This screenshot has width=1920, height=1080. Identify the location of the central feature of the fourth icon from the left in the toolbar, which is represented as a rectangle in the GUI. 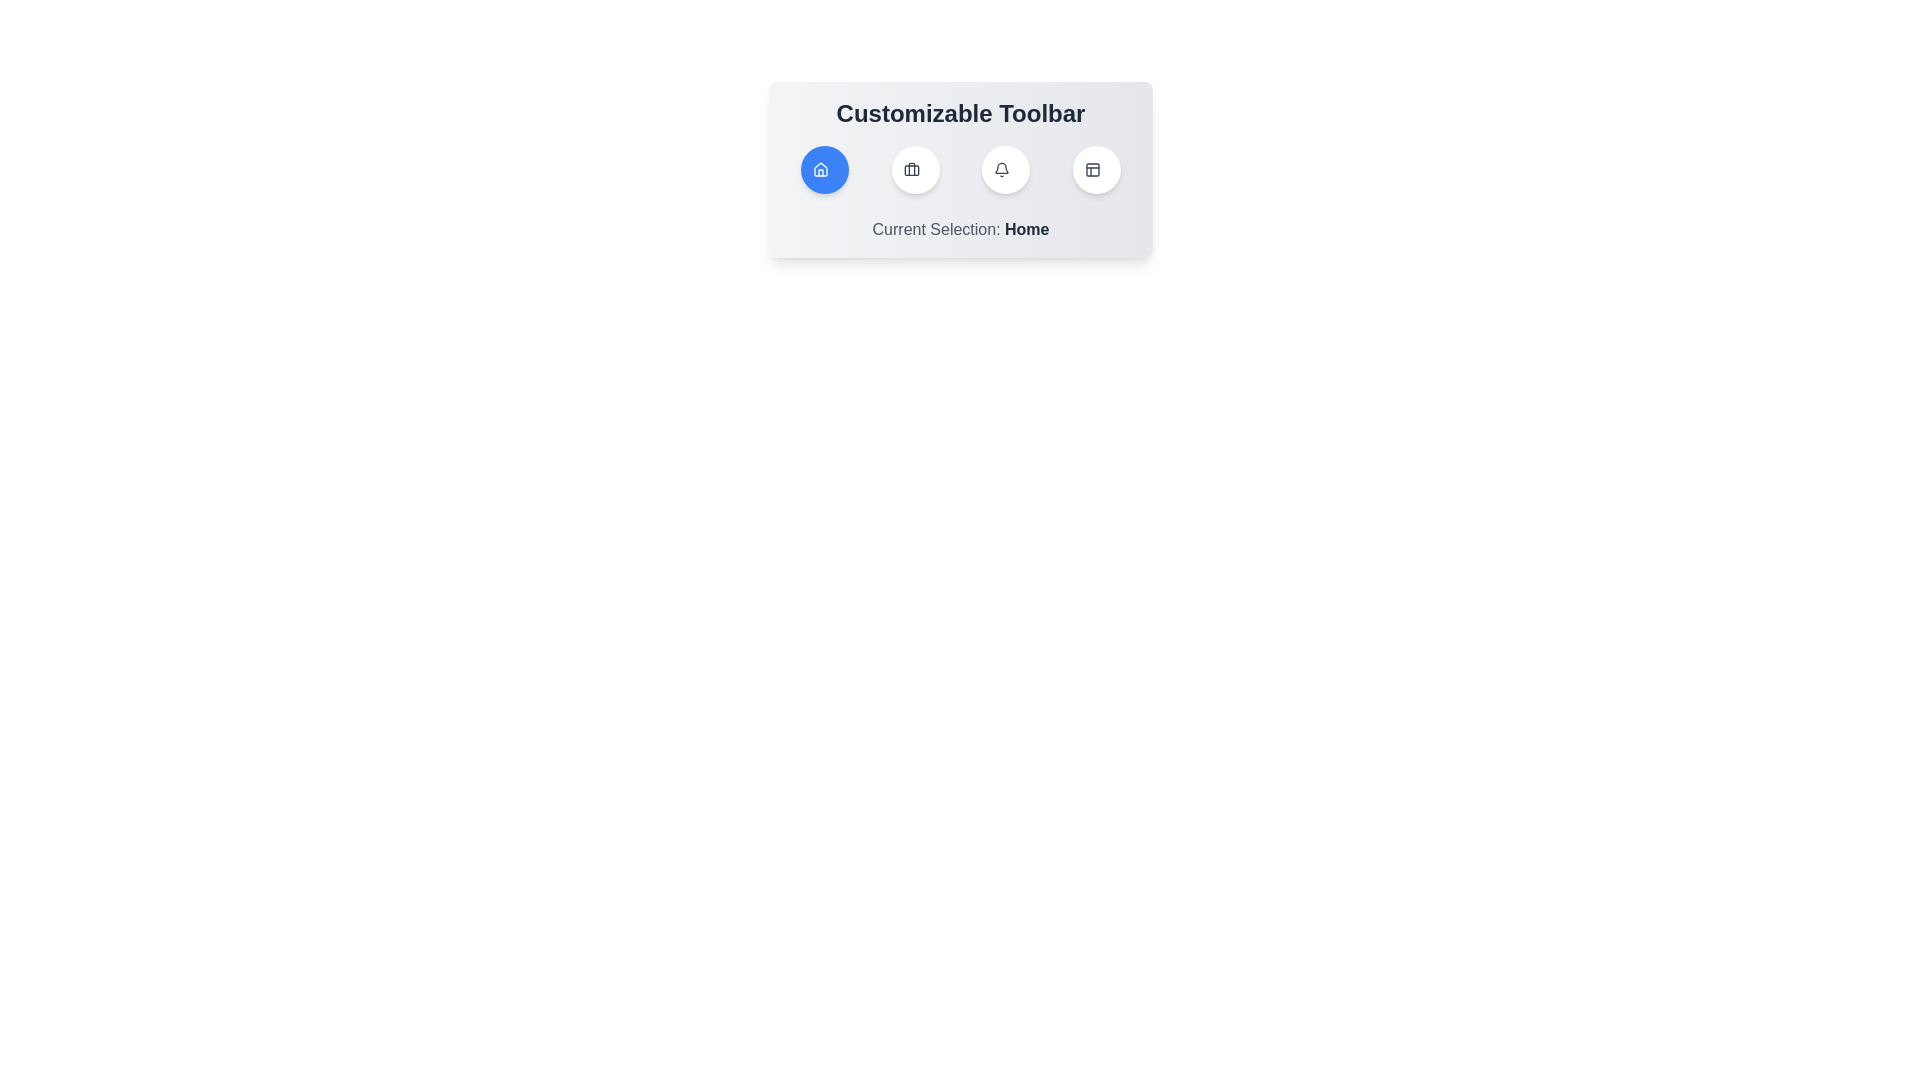
(1092, 168).